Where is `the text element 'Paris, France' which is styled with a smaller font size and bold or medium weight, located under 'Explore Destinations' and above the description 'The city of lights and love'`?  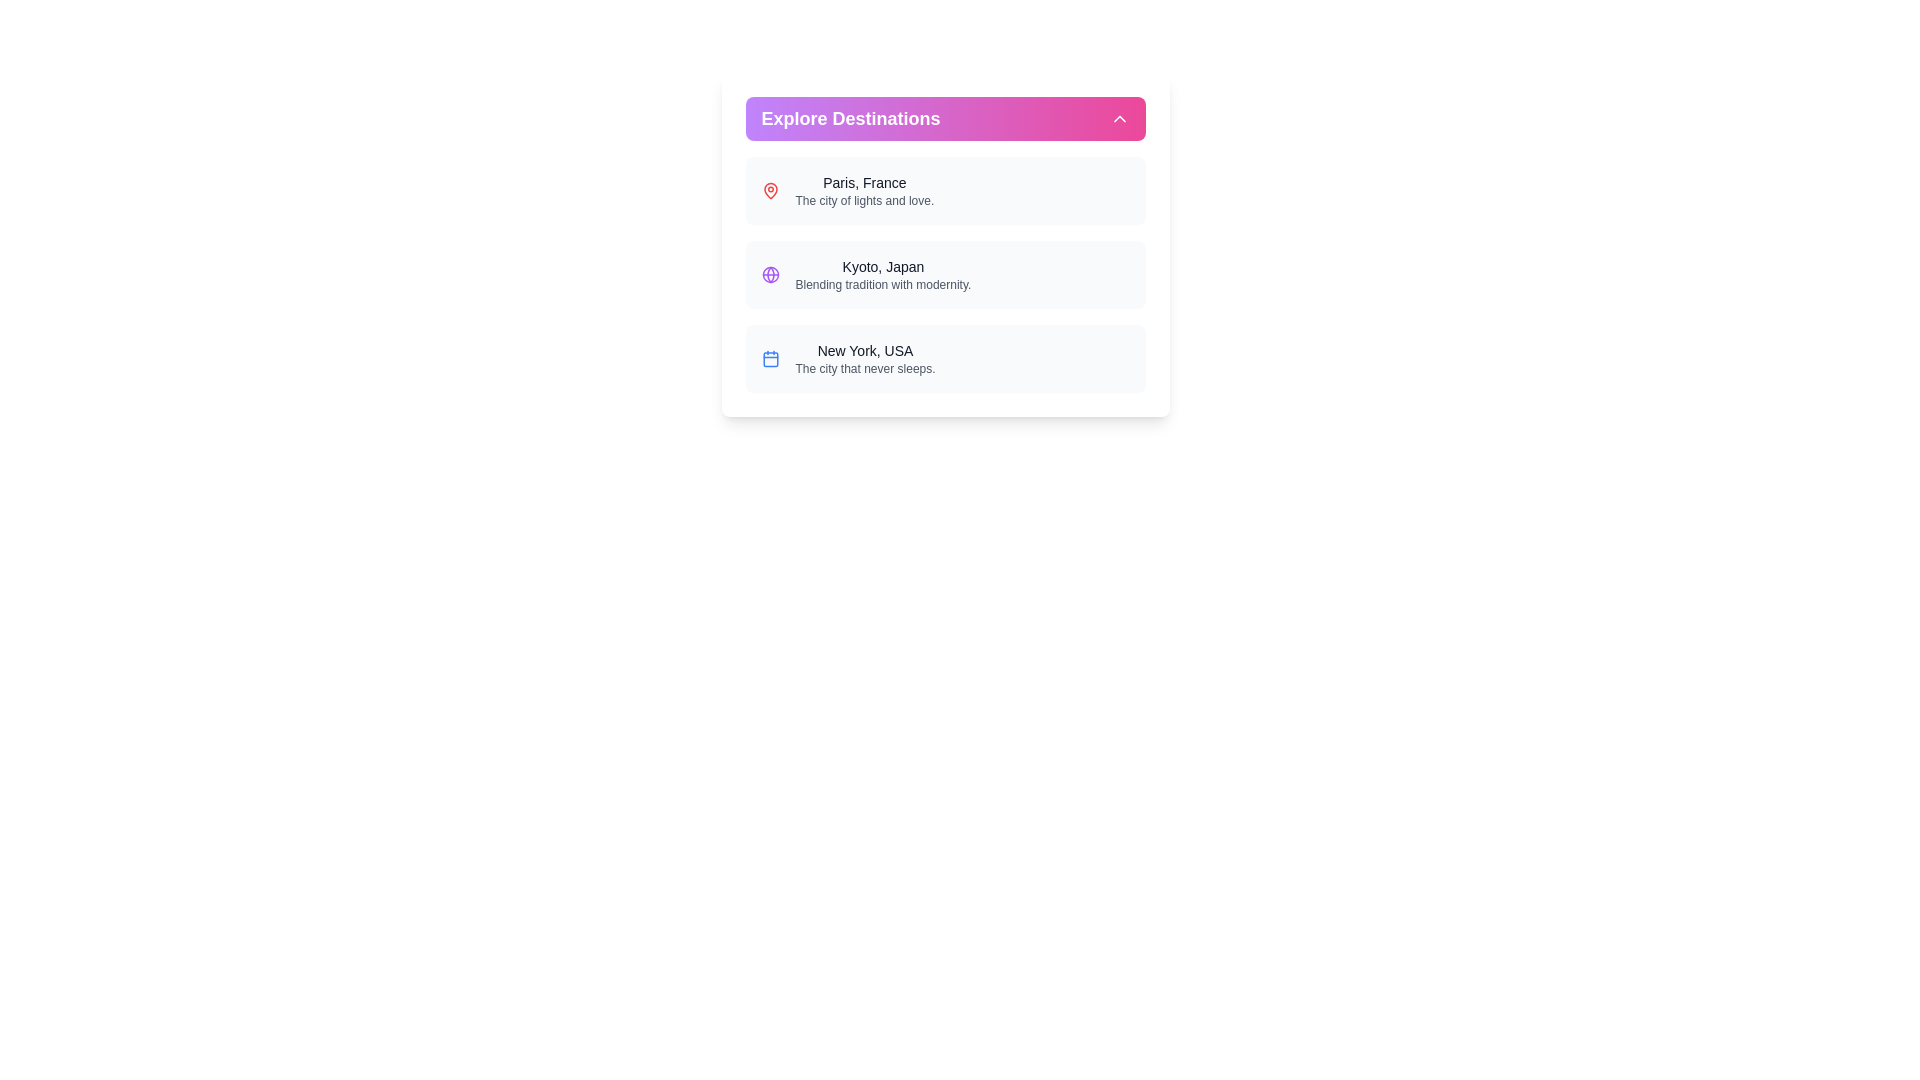
the text element 'Paris, France' which is styled with a smaller font size and bold or medium weight, located under 'Explore Destinations' and above the description 'The city of lights and love' is located at coordinates (864, 182).